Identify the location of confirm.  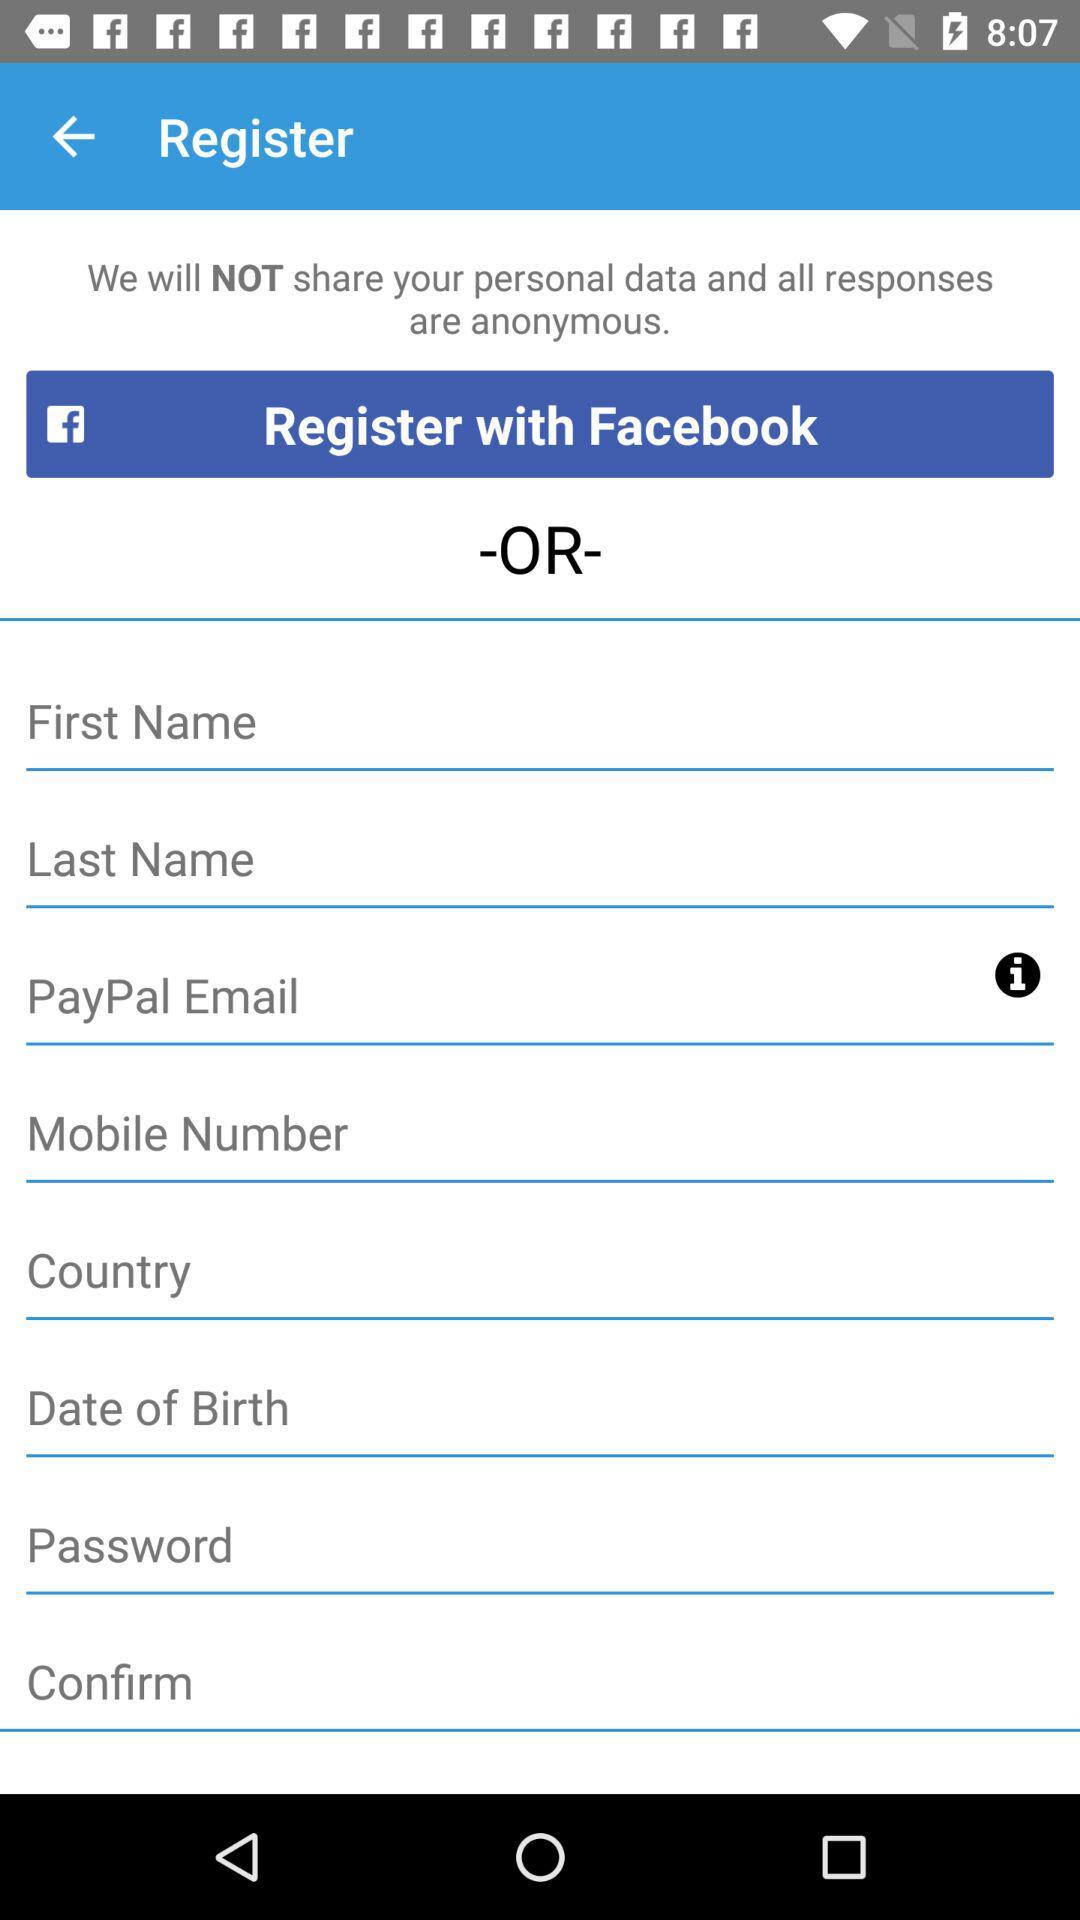
(540, 1682).